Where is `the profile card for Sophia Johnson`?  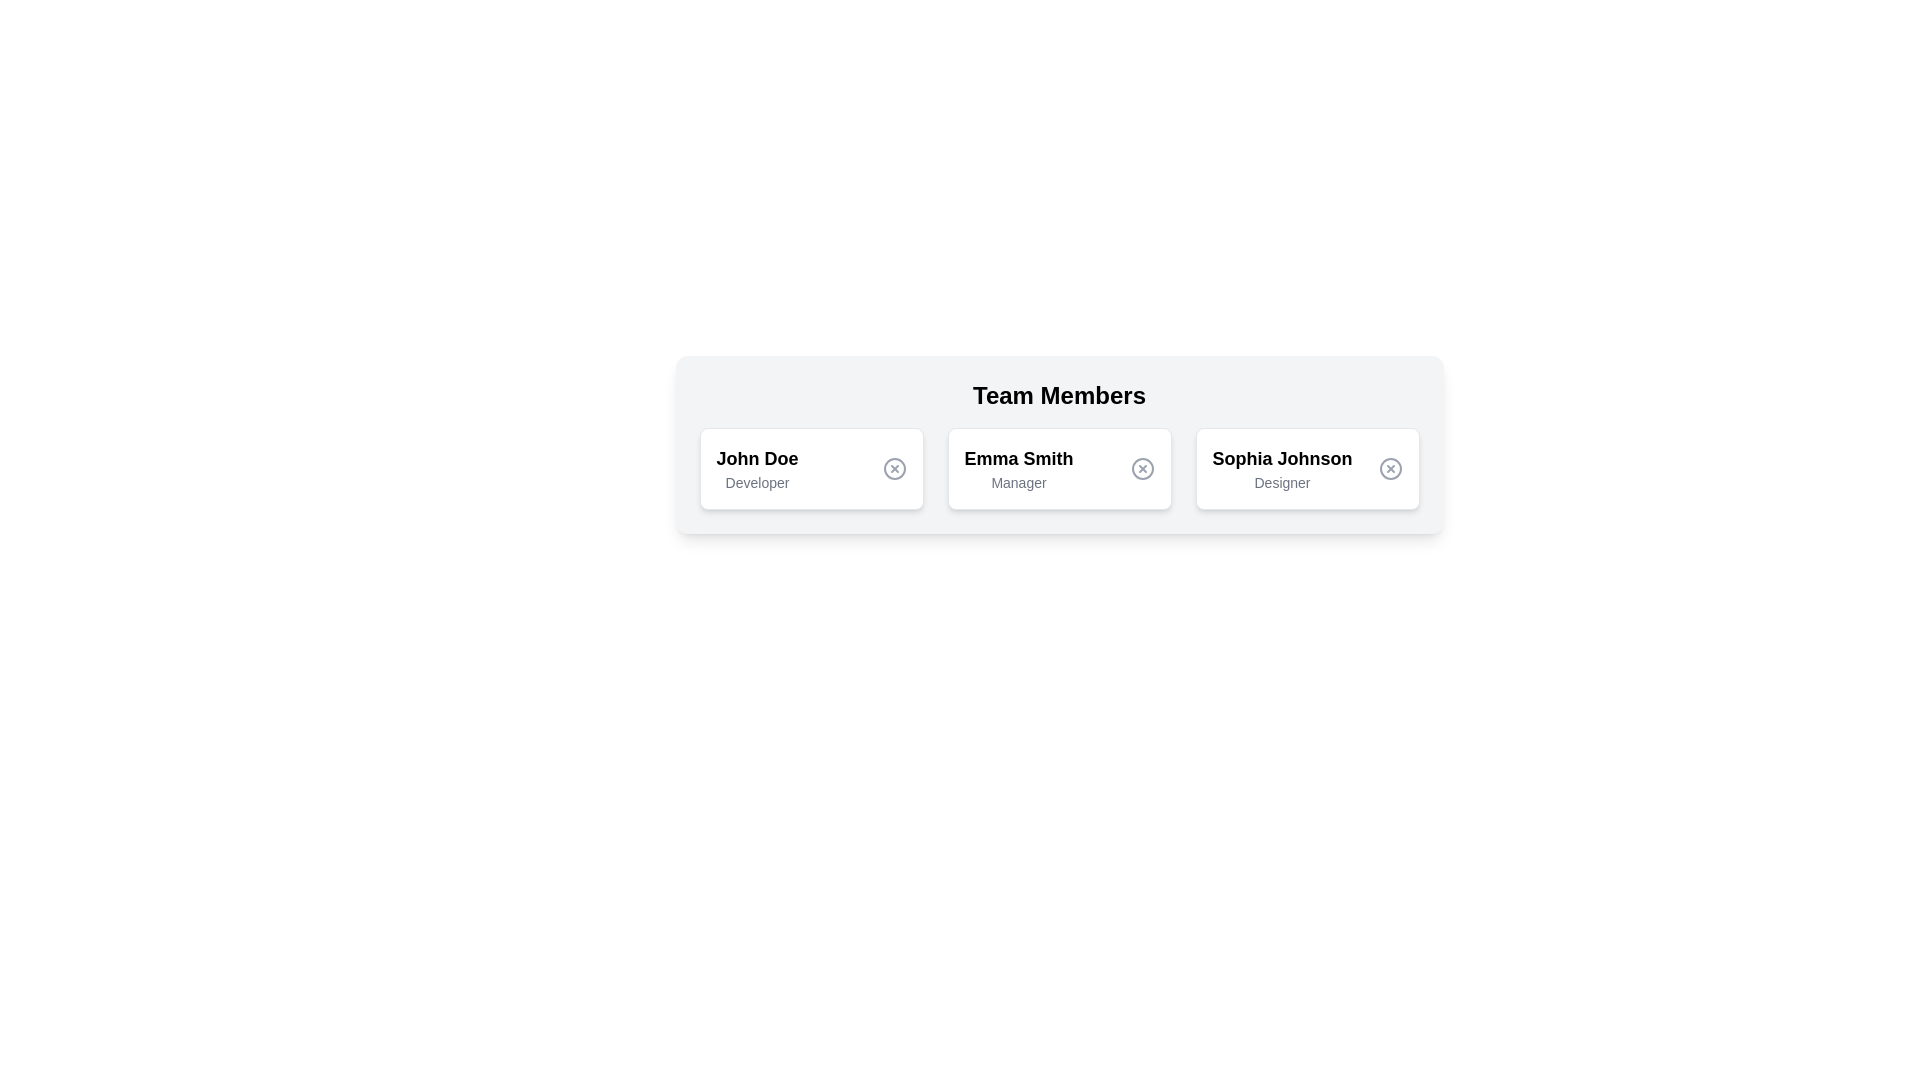
the profile card for Sophia Johnson is located at coordinates (1307, 469).